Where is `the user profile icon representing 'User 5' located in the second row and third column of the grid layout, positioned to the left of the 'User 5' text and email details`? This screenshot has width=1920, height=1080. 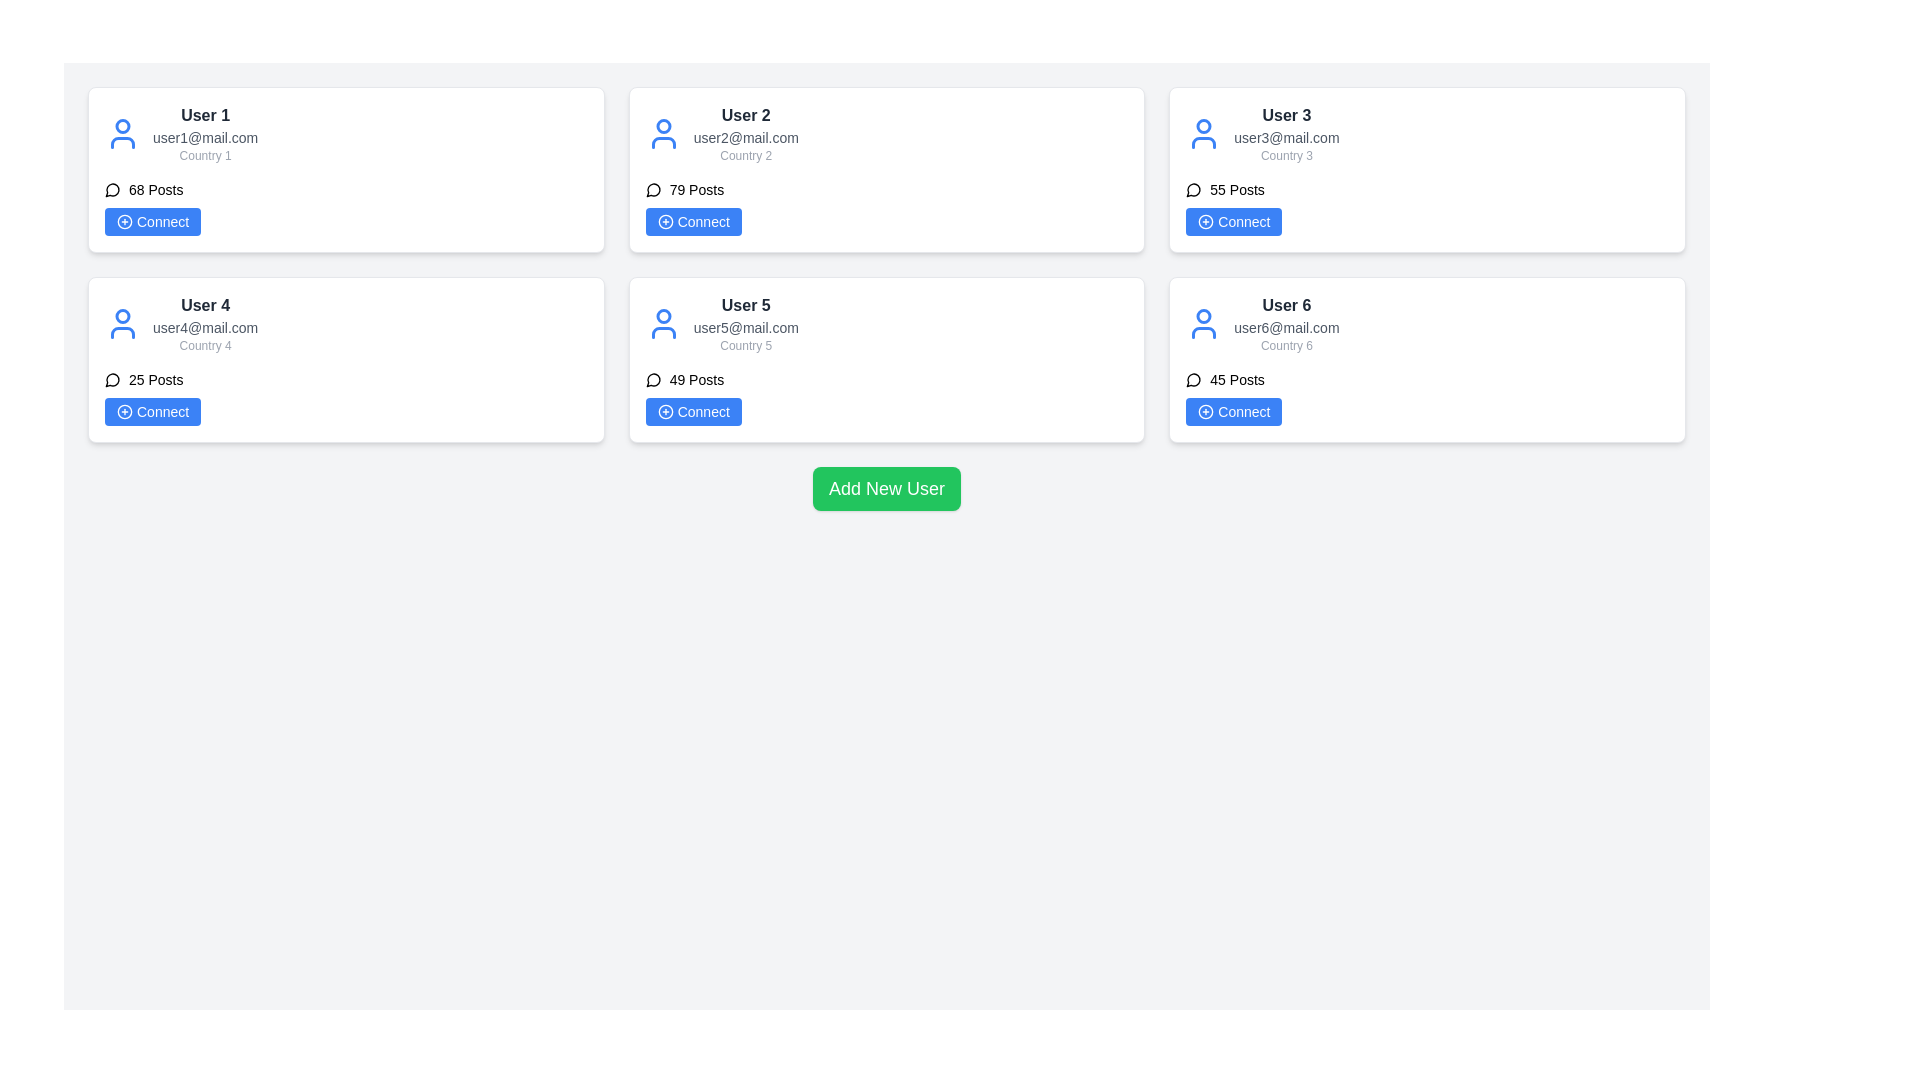
the user profile icon representing 'User 5' located in the second row and third column of the grid layout, positioned to the left of the 'User 5' text and email details is located at coordinates (663, 323).